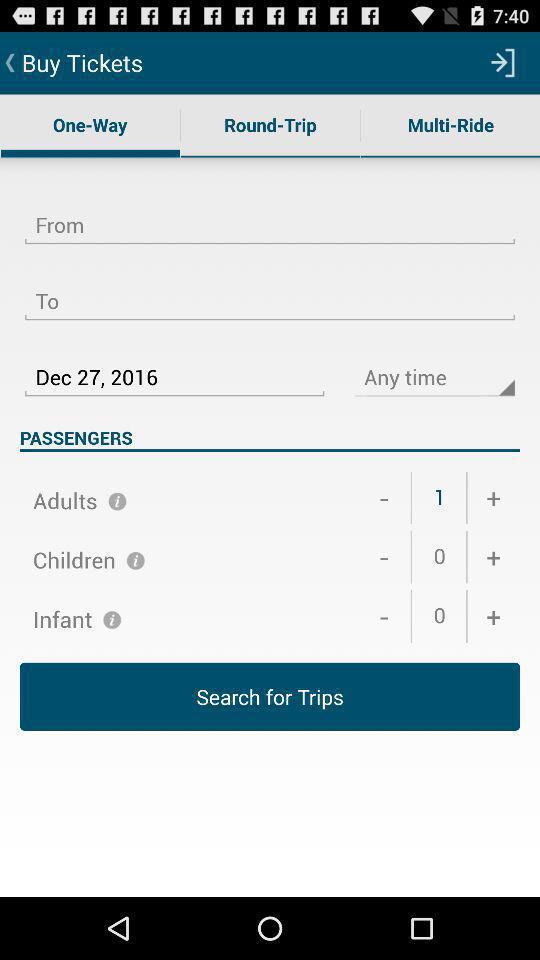 This screenshot has height=960, width=540. Describe the element at coordinates (270, 213) in the screenshot. I see `from` at that location.